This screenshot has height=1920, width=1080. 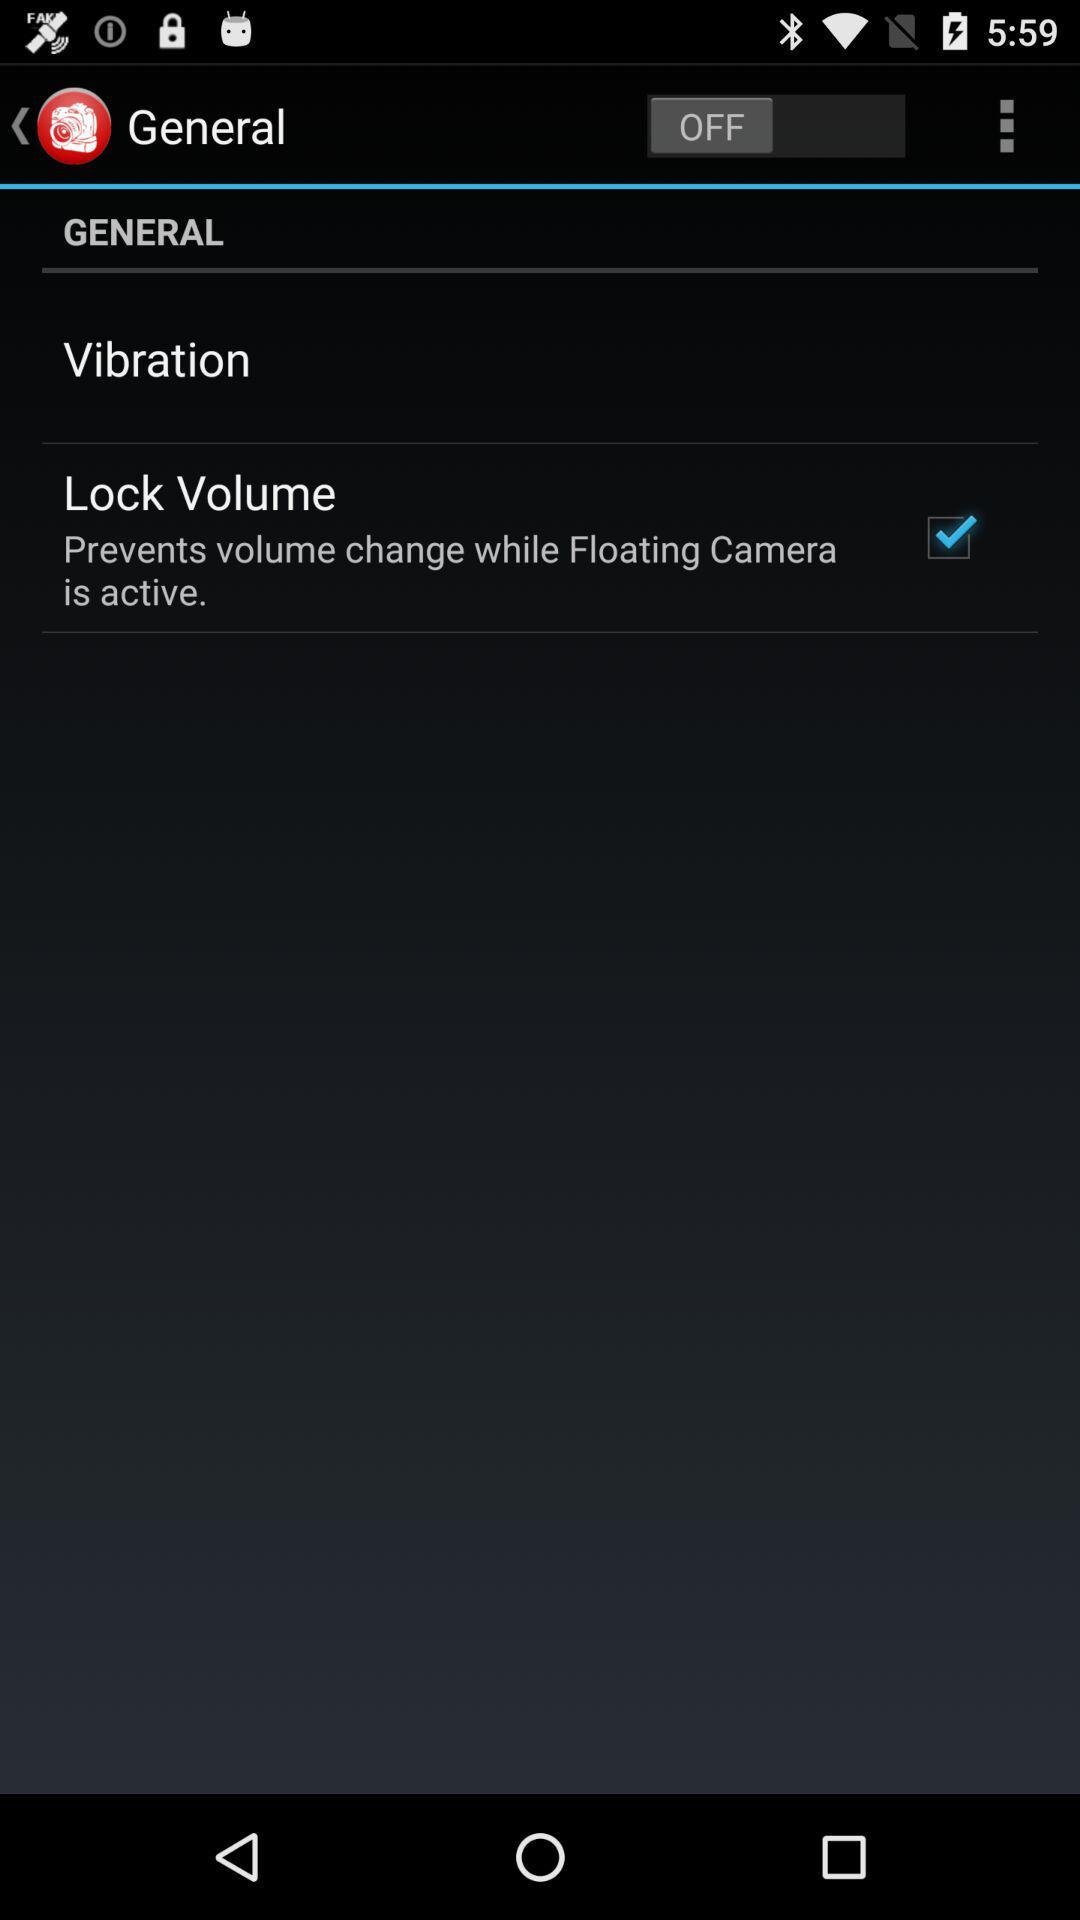 I want to click on app below vibration app, so click(x=199, y=491).